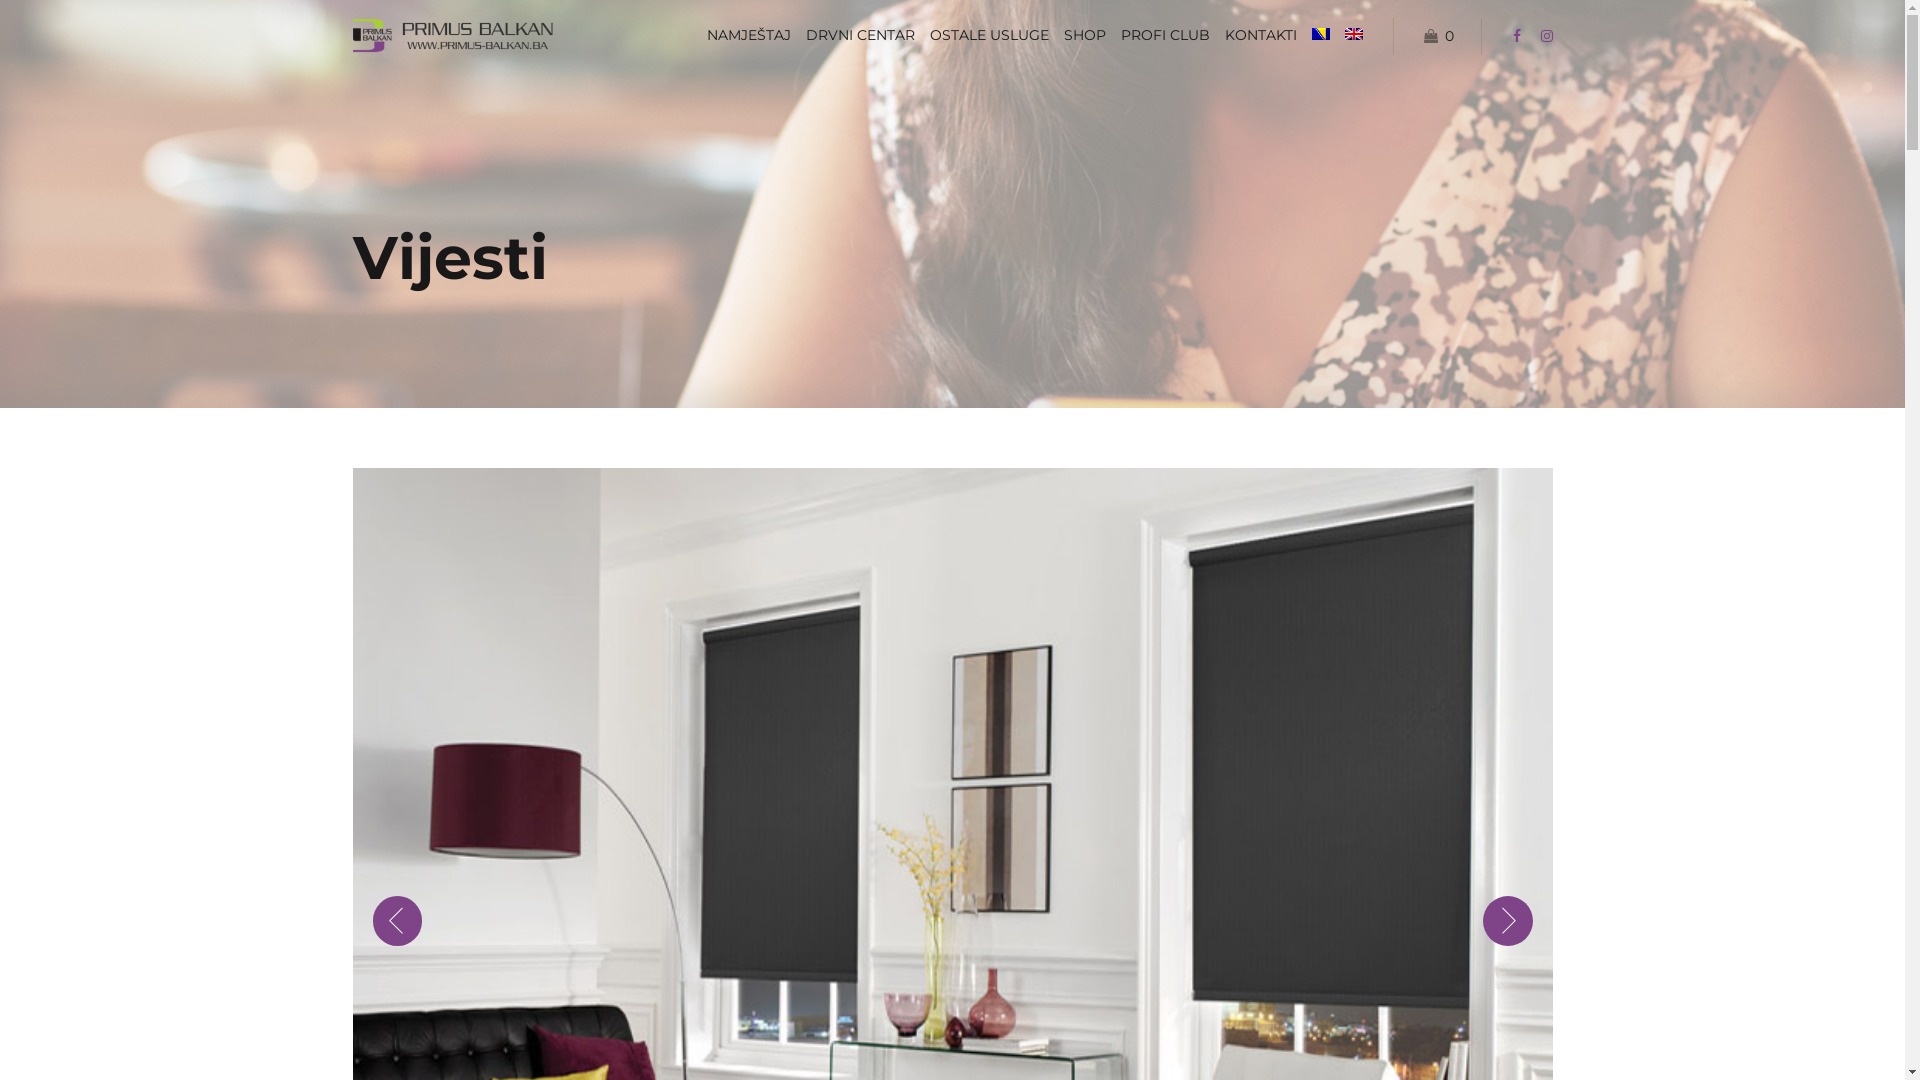 The image size is (1920, 1080). What do you see at coordinates (860, 34) in the screenshot?
I see `'DRVNI CENTAR'` at bounding box center [860, 34].